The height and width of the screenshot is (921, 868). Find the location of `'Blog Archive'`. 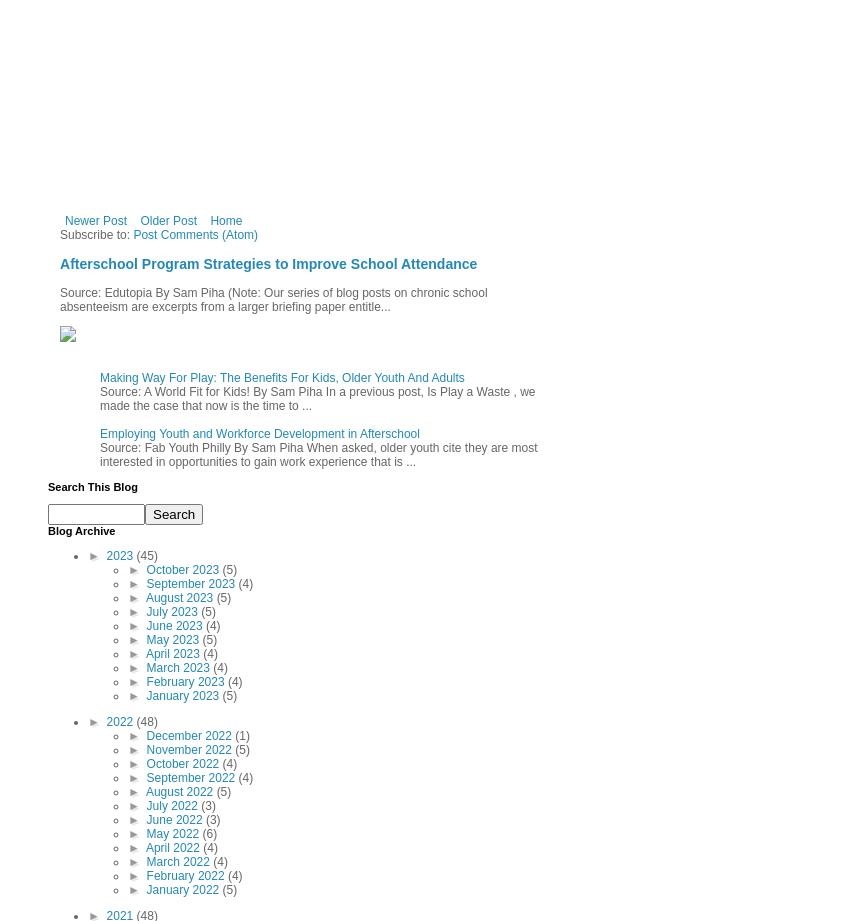

'Blog Archive' is located at coordinates (48, 529).